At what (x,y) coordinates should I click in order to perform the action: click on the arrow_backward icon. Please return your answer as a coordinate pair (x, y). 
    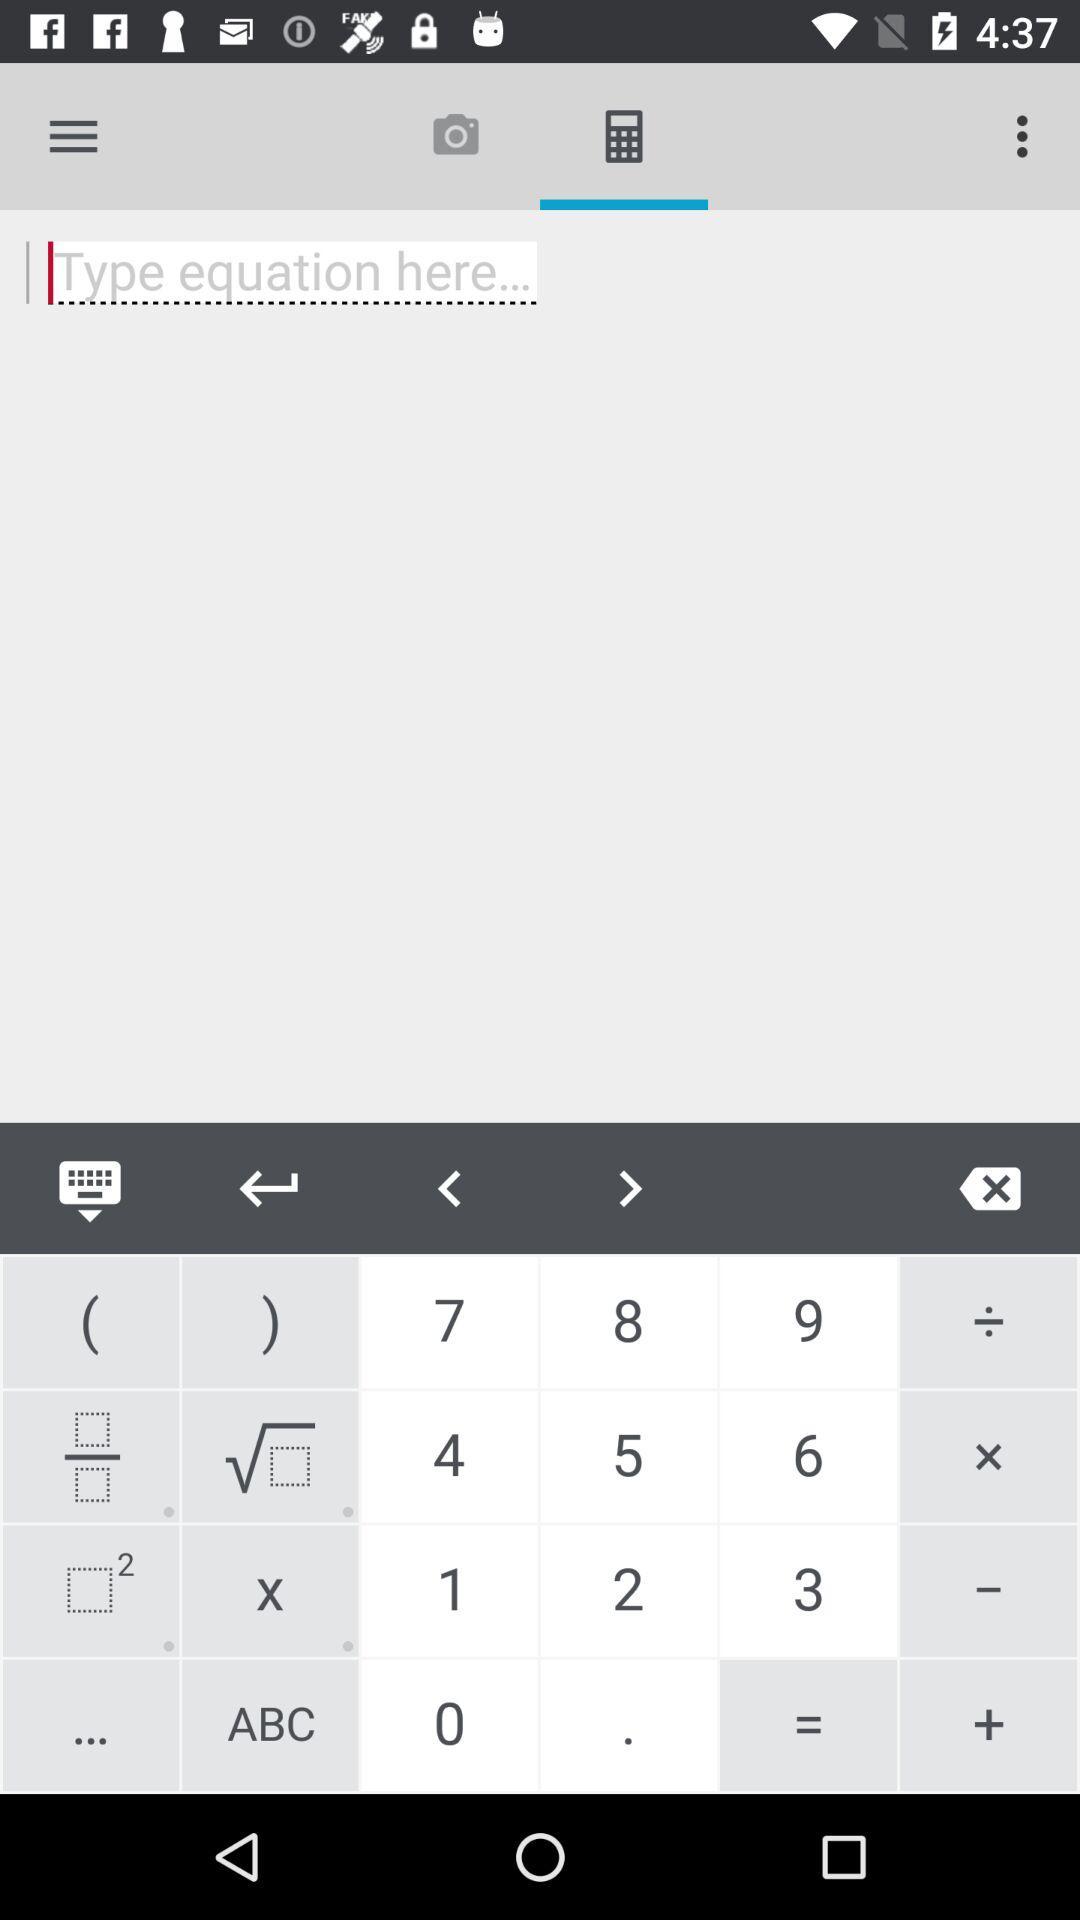
    Looking at the image, I should click on (270, 1188).